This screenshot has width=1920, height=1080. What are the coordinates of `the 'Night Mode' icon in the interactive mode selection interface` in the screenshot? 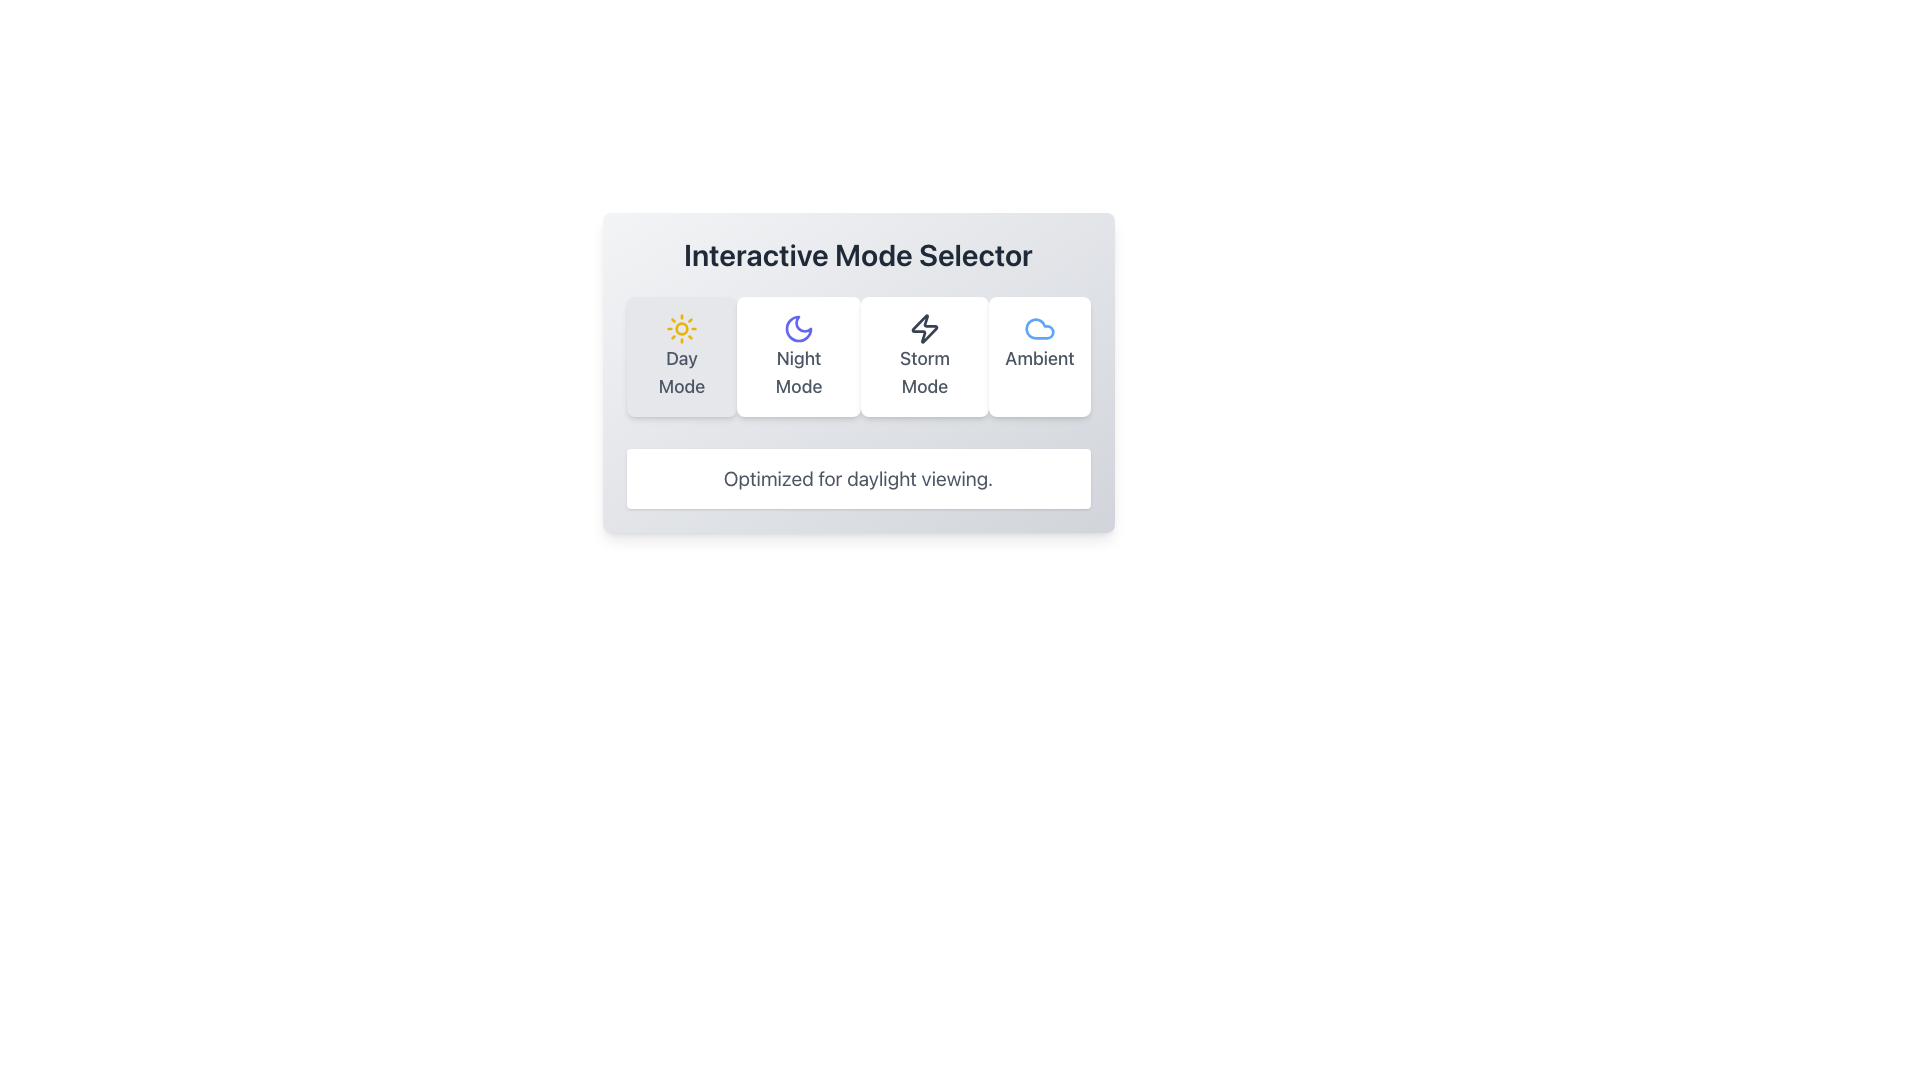 It's located at (798, 327).